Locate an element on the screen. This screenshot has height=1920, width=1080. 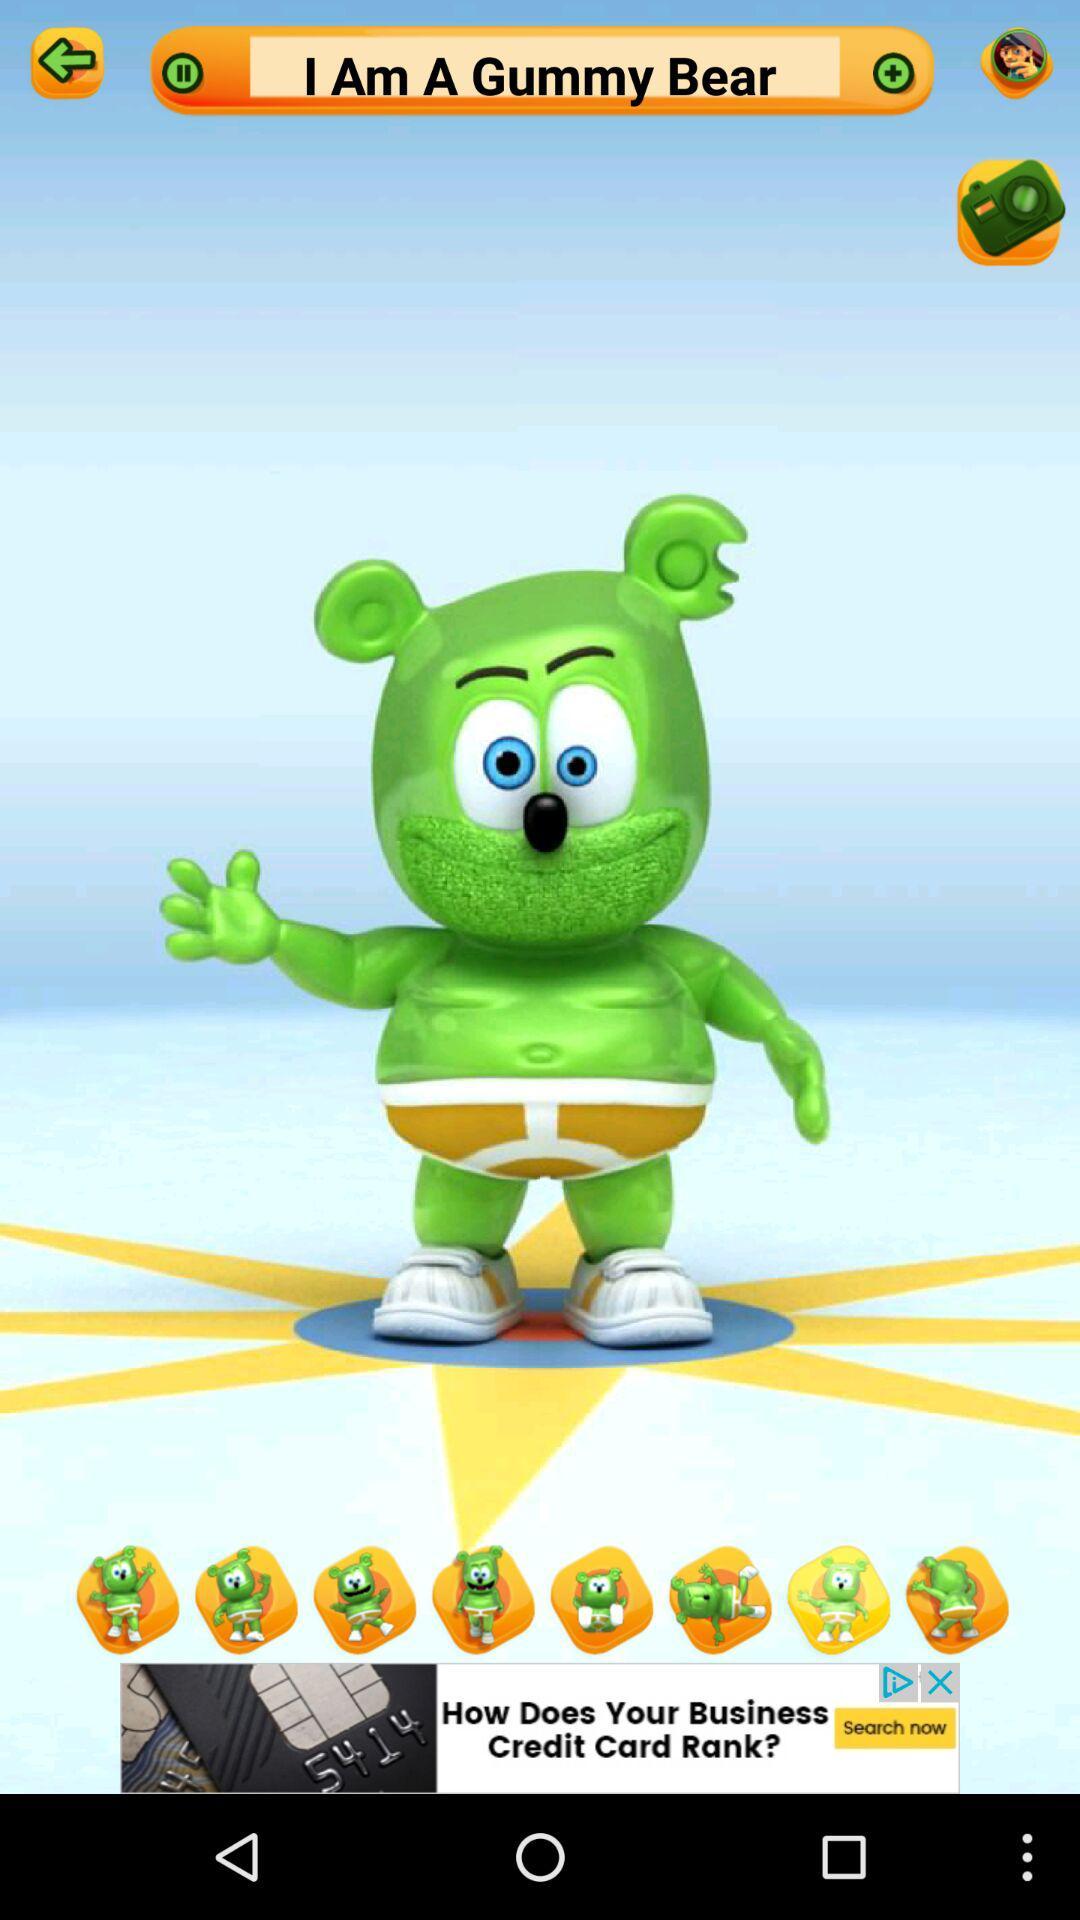
the photo icon is located at coordinates (1007, 231).